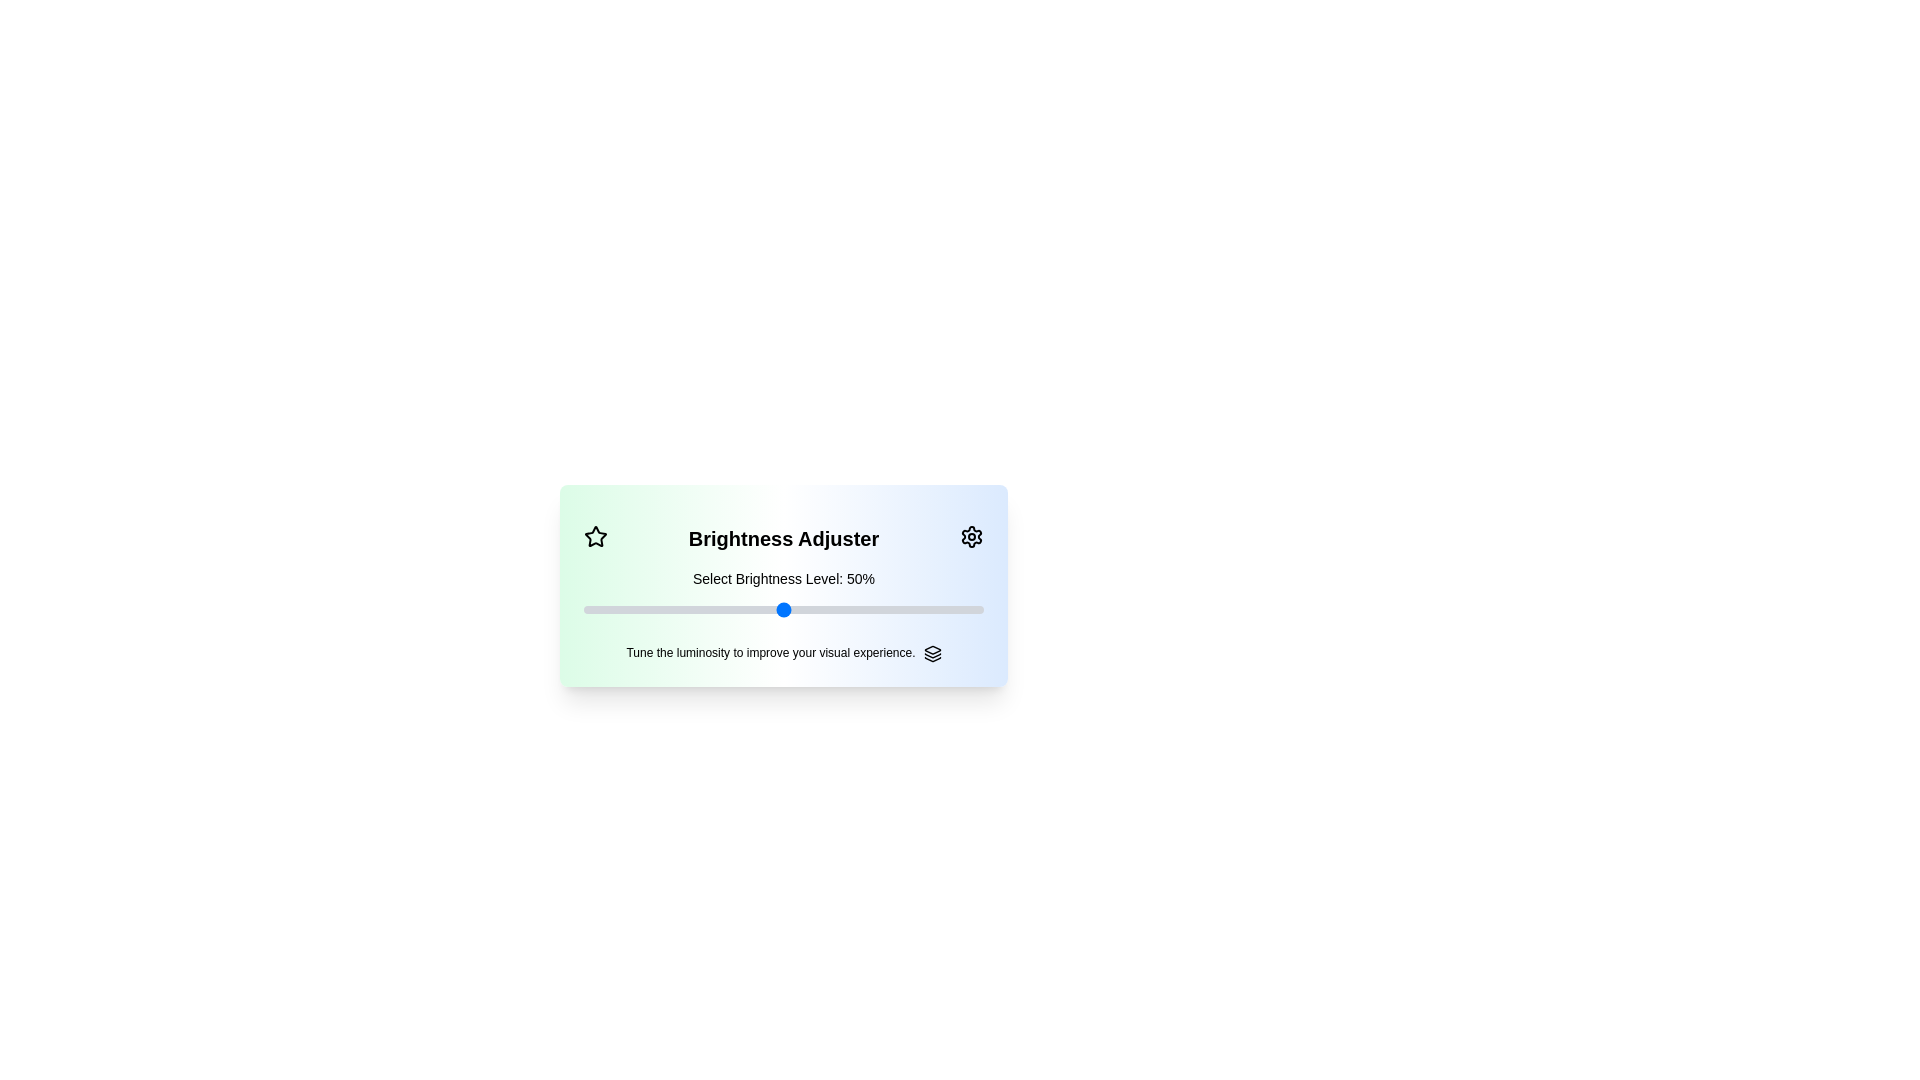 This screenshot has height=1080, width=1920. I want to click on the slider to set brightness to 88%, so click(583, 608).